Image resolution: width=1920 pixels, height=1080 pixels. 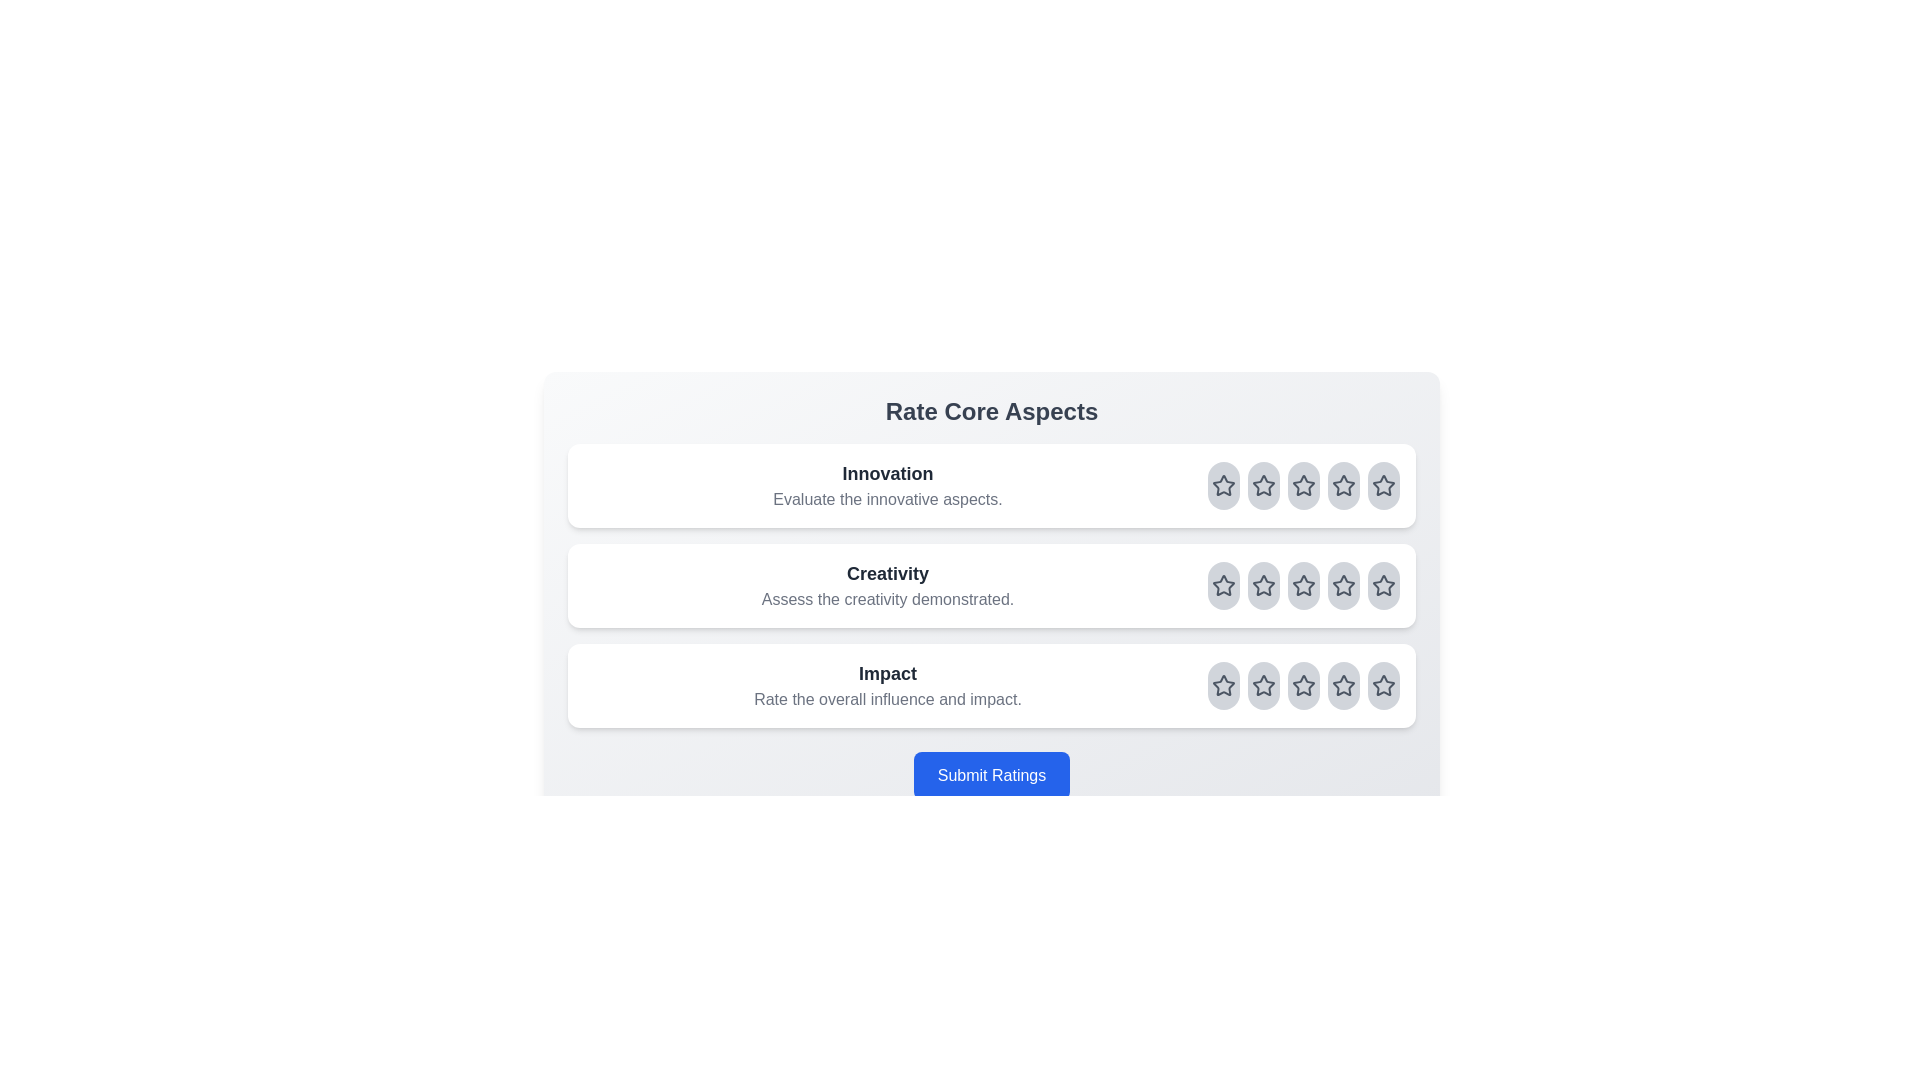 I want to click on the rating for the aspect Creativity to 1 stars by clicking on the corresponding star, so click(x=1223, y=585).